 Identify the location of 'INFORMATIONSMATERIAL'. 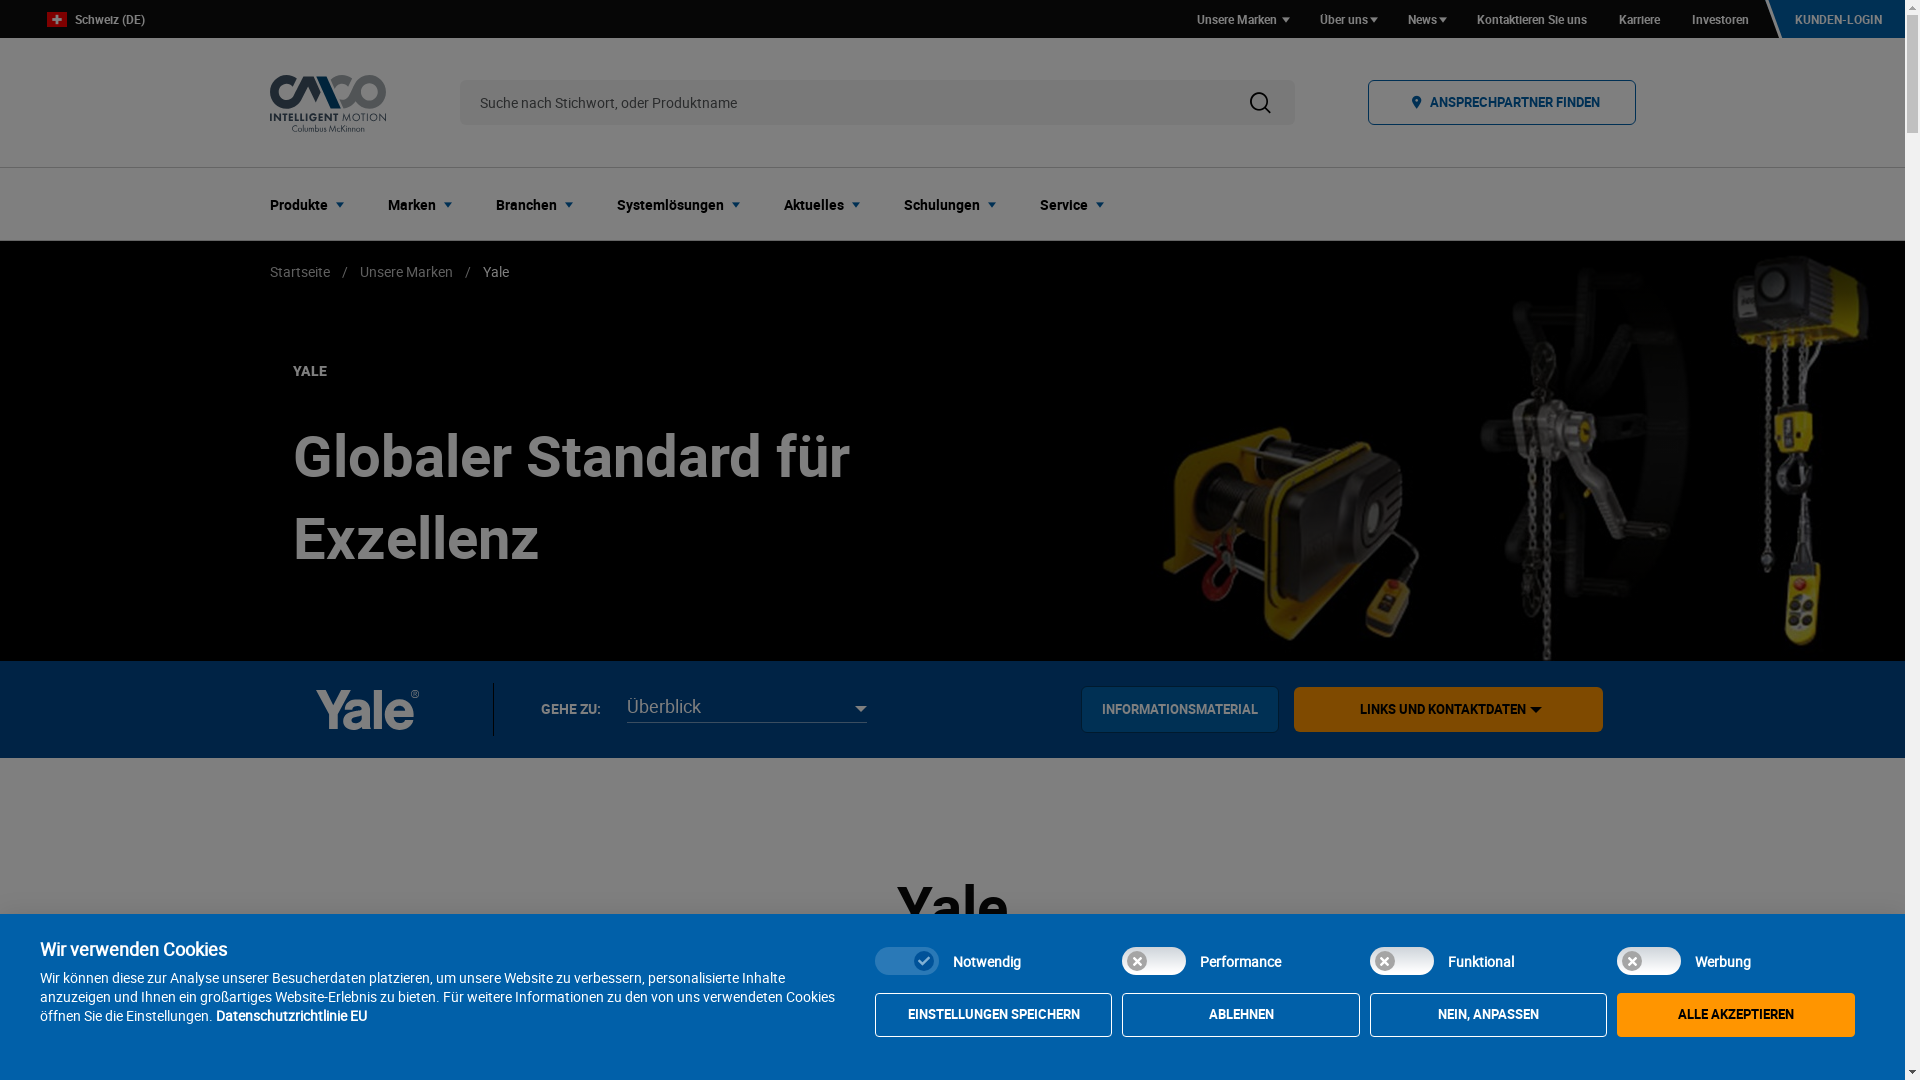
(1180, 708).